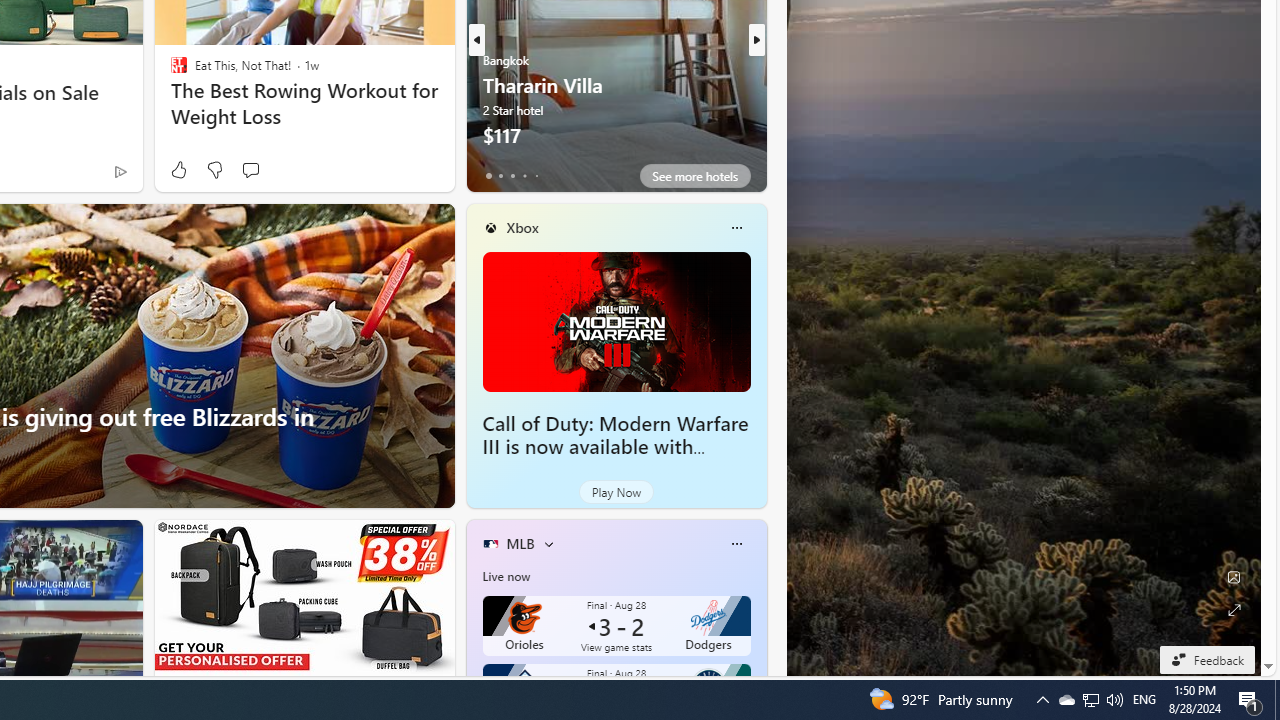 This screenshot has width=1280, height=720. Describe the element at coordinates (512, 175) in the screenshot. I see `'tab-2'` at that location.